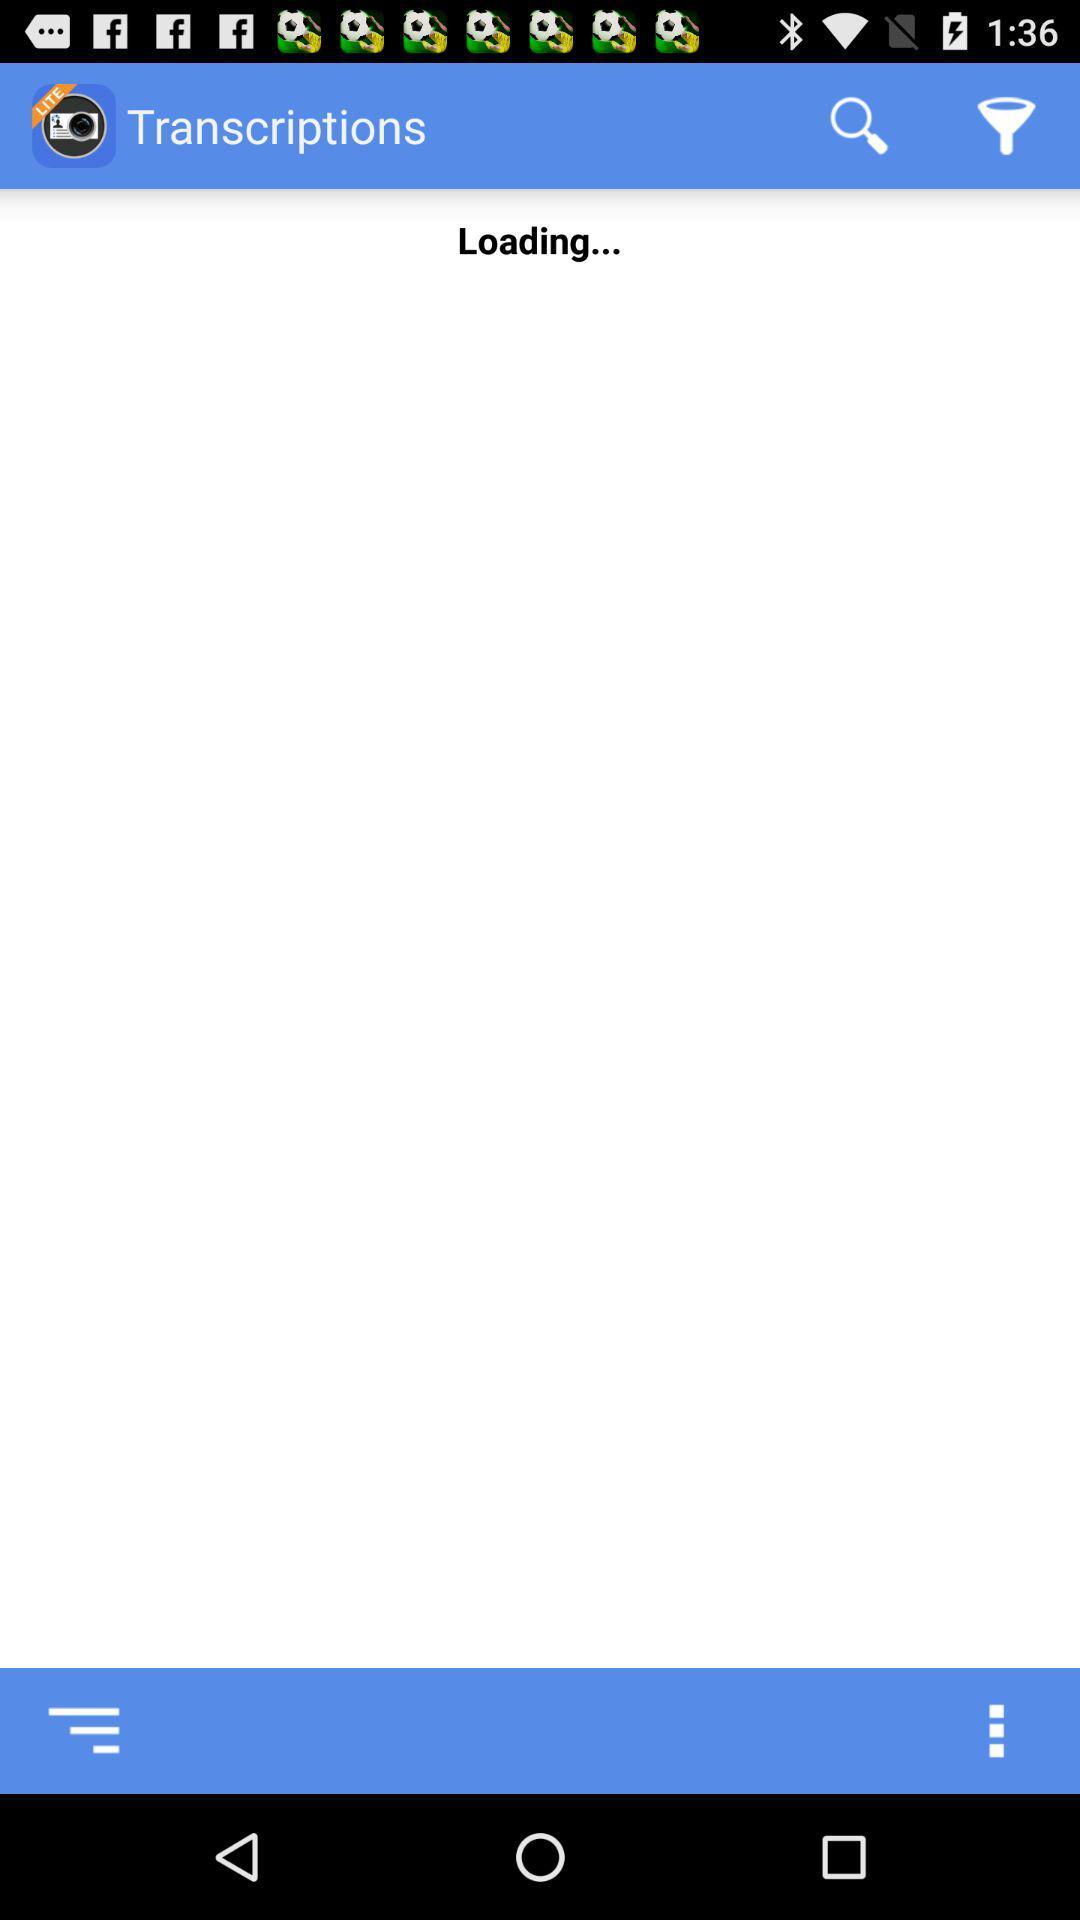 The width and height of the screenshot is (1080, 1920). I want to click on open options, so click(1017, 1730).